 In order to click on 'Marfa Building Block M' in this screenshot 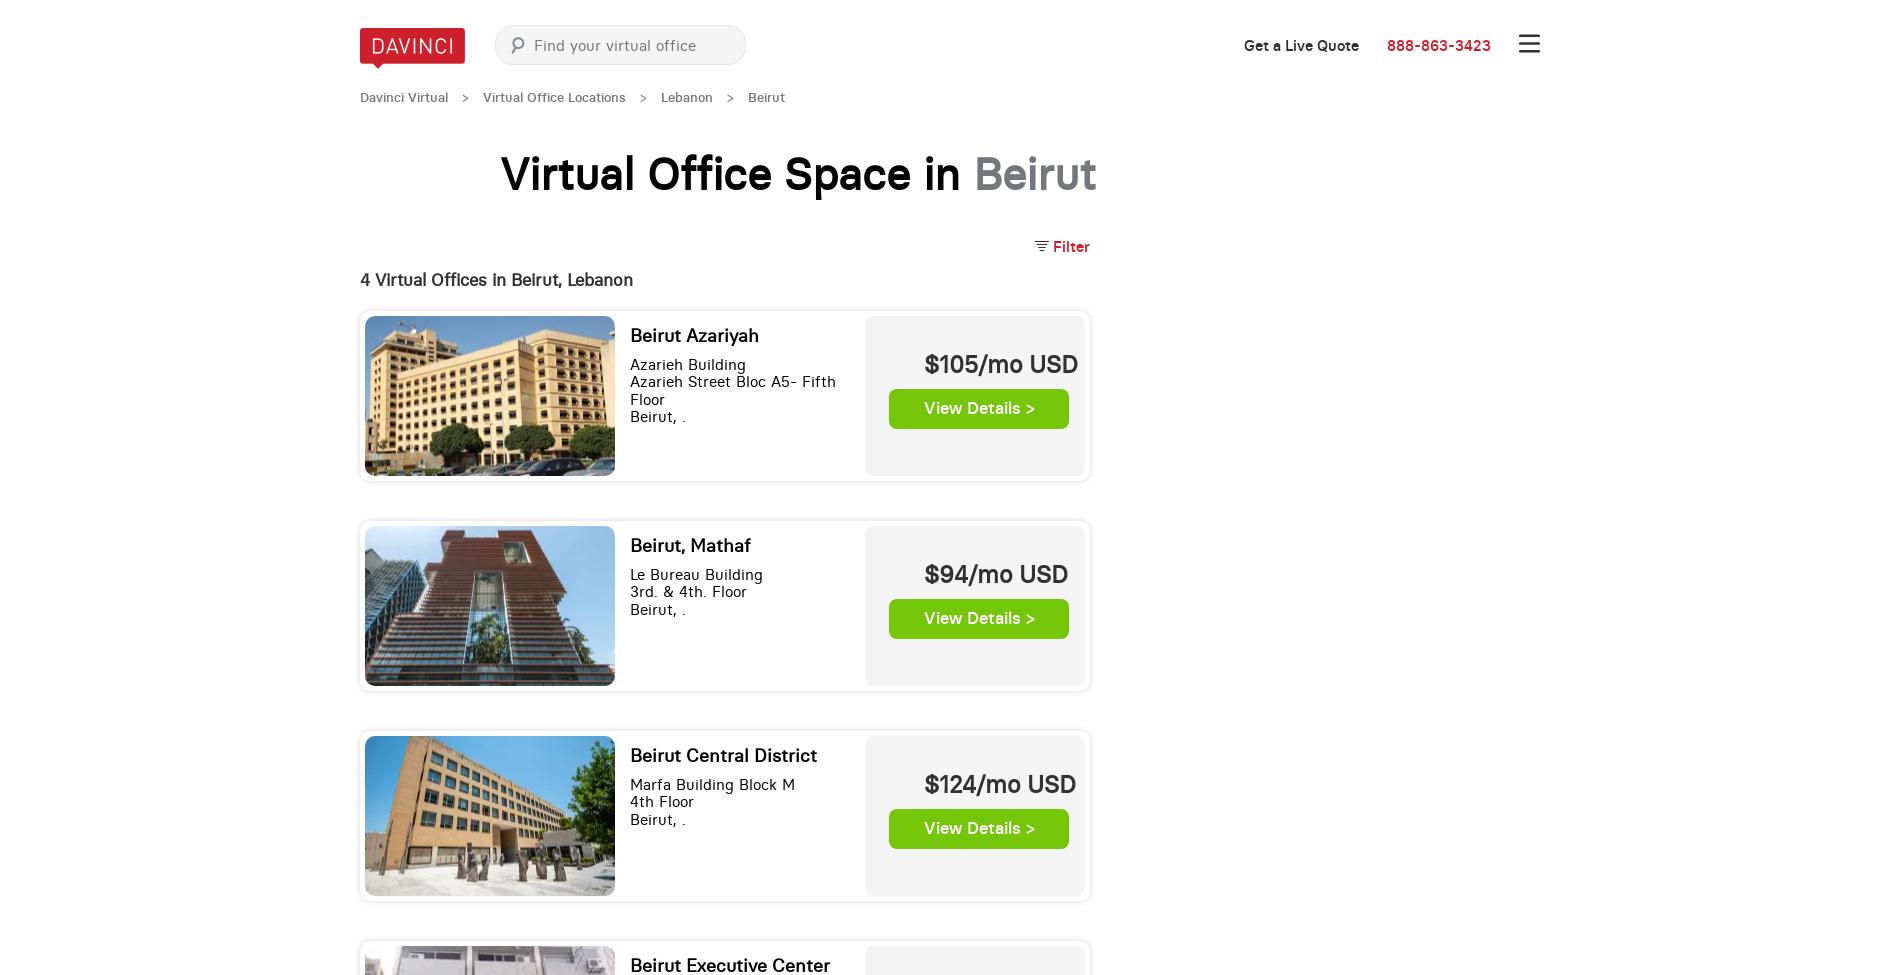, I will do `click(711, 784)`.